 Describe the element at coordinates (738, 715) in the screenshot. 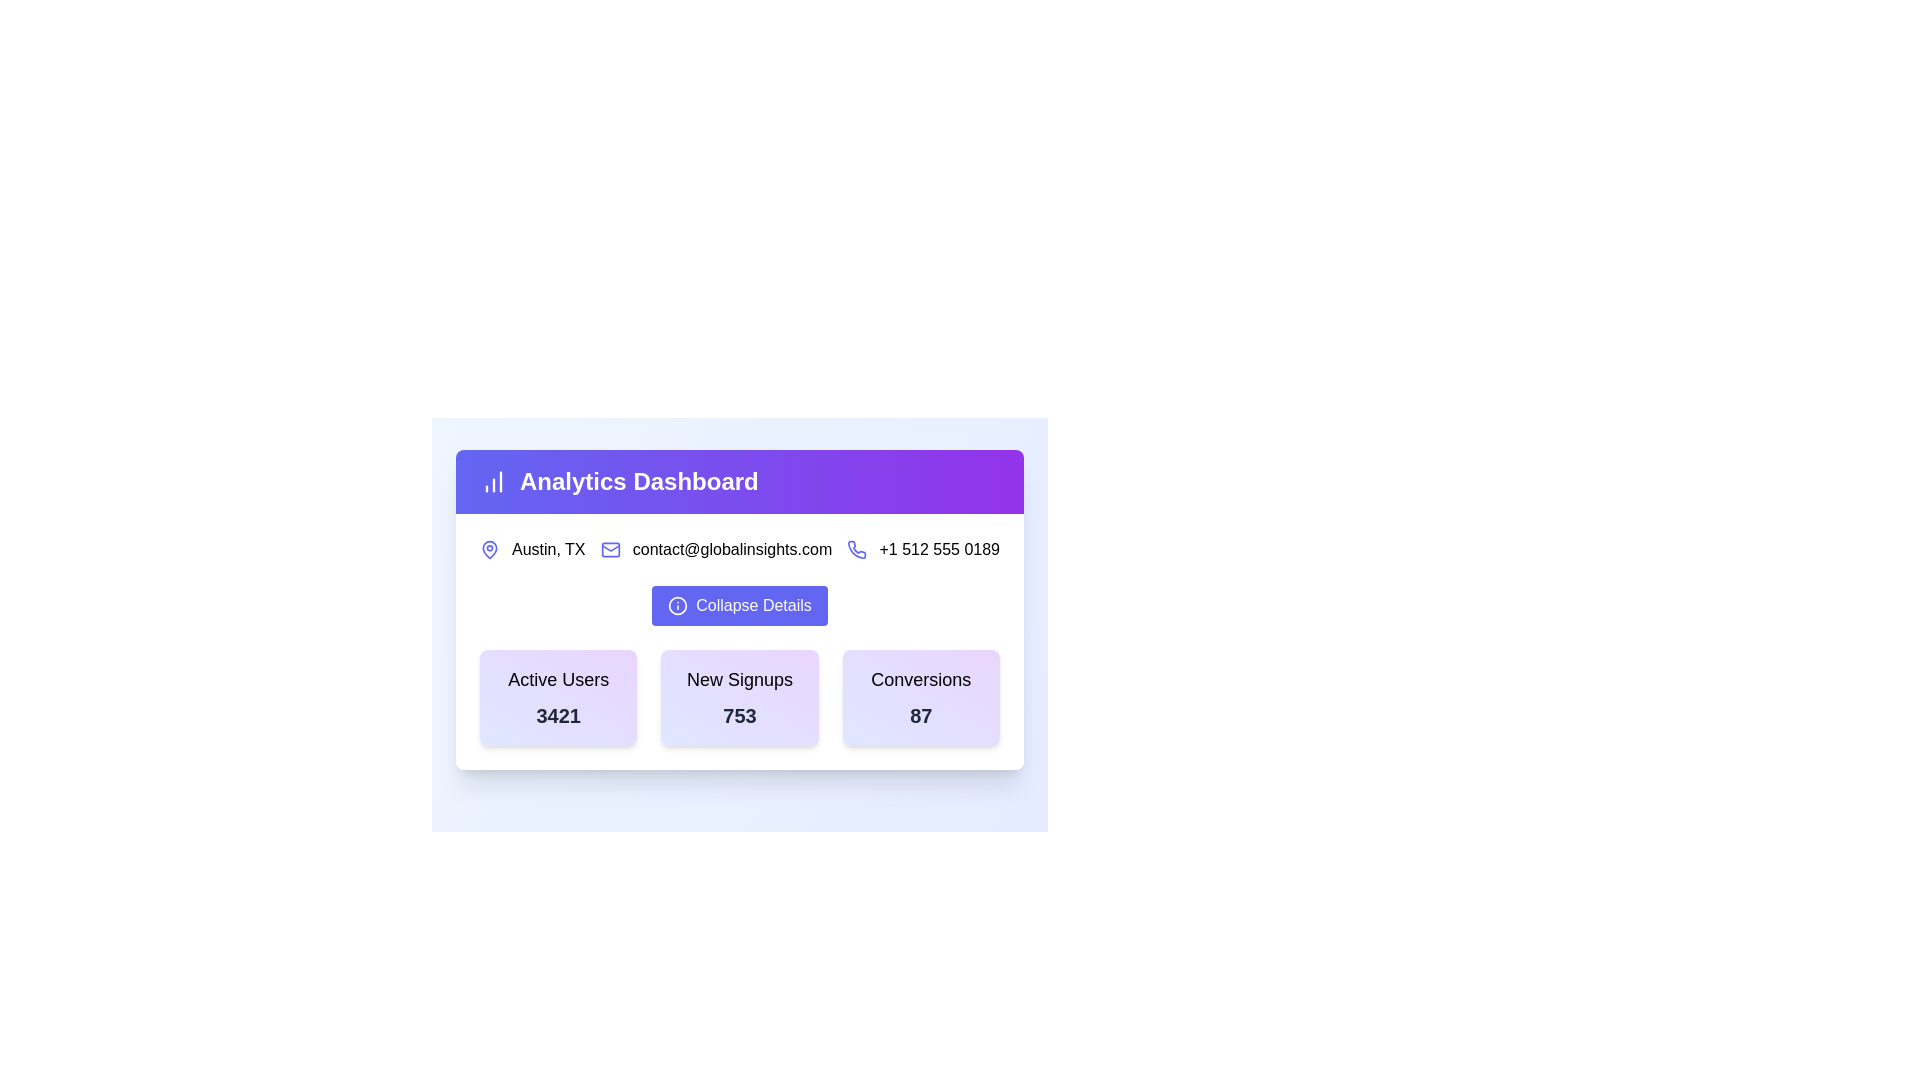

I see `the text label displaying the total number of new signups, which shows the number '753' under the 'Analytics Dashboard'` at that location.